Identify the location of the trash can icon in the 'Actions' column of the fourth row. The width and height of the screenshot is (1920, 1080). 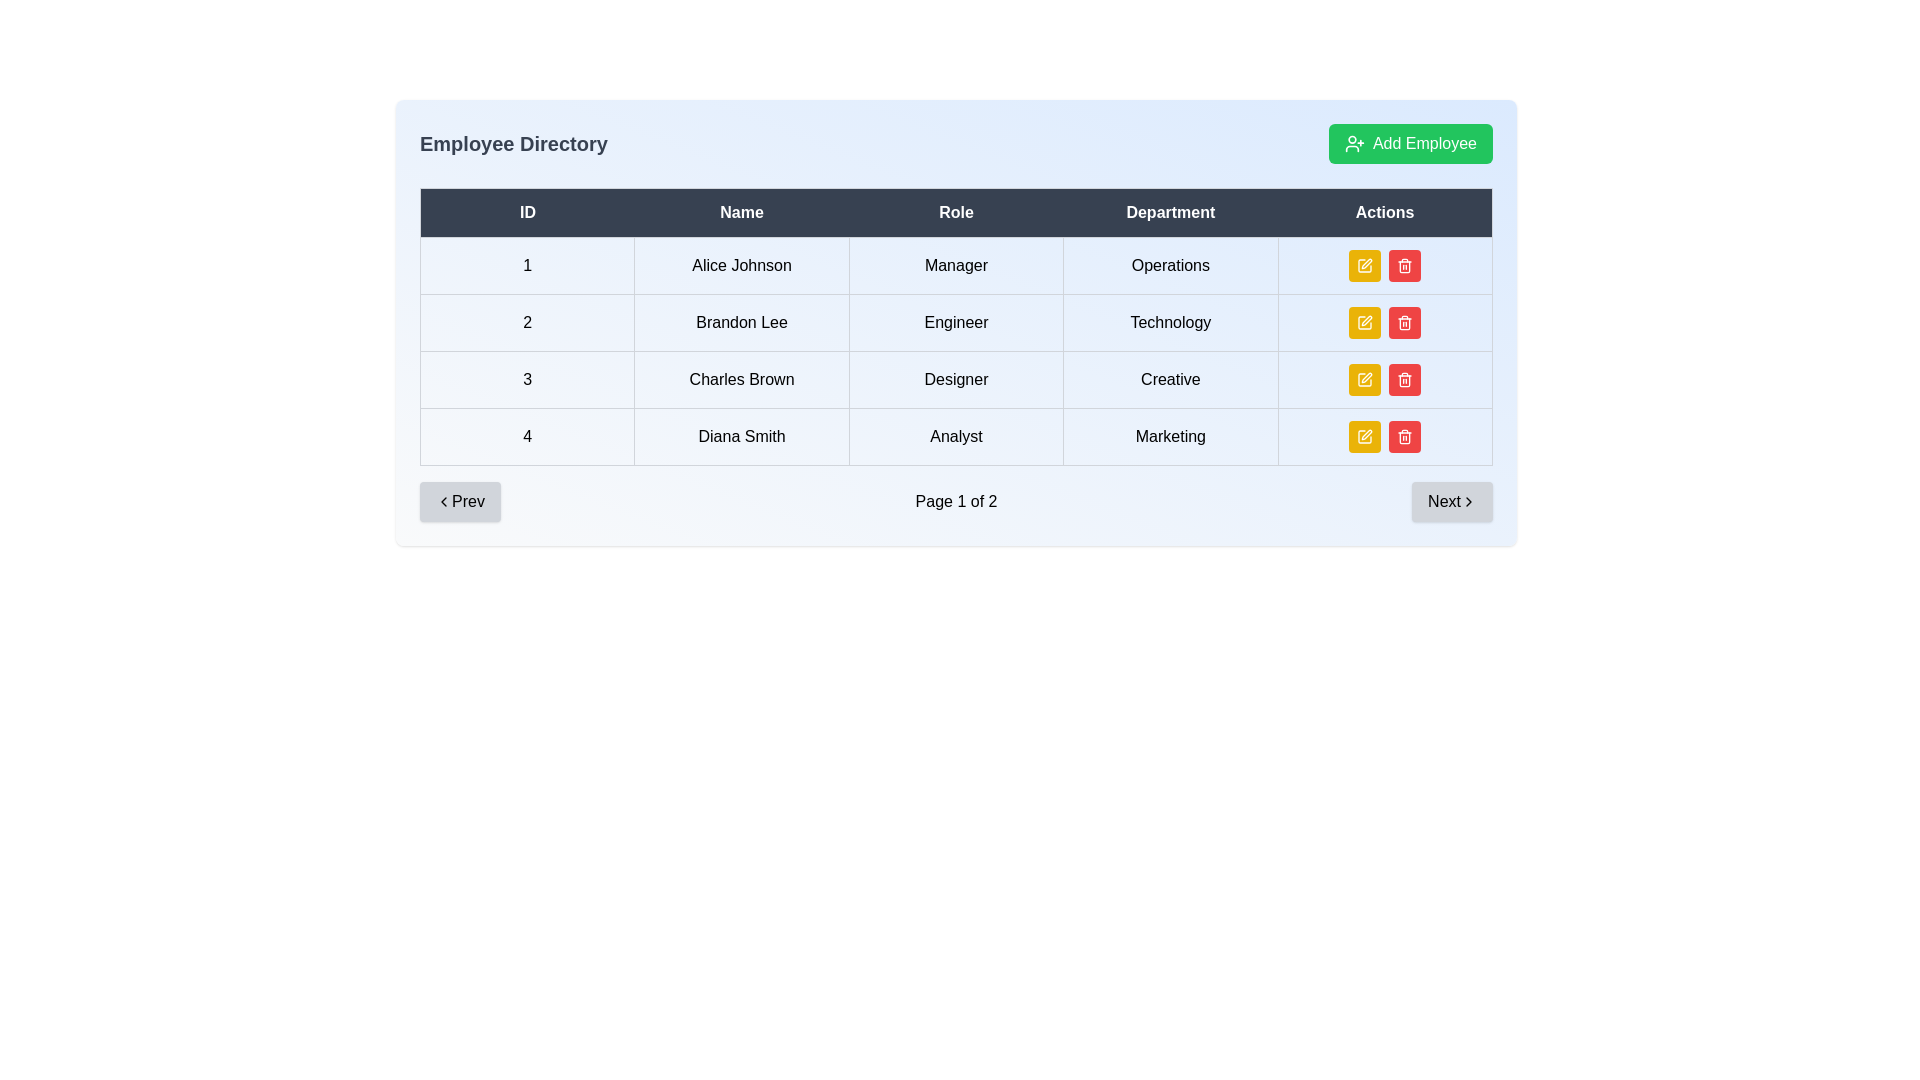
(1404, 322).